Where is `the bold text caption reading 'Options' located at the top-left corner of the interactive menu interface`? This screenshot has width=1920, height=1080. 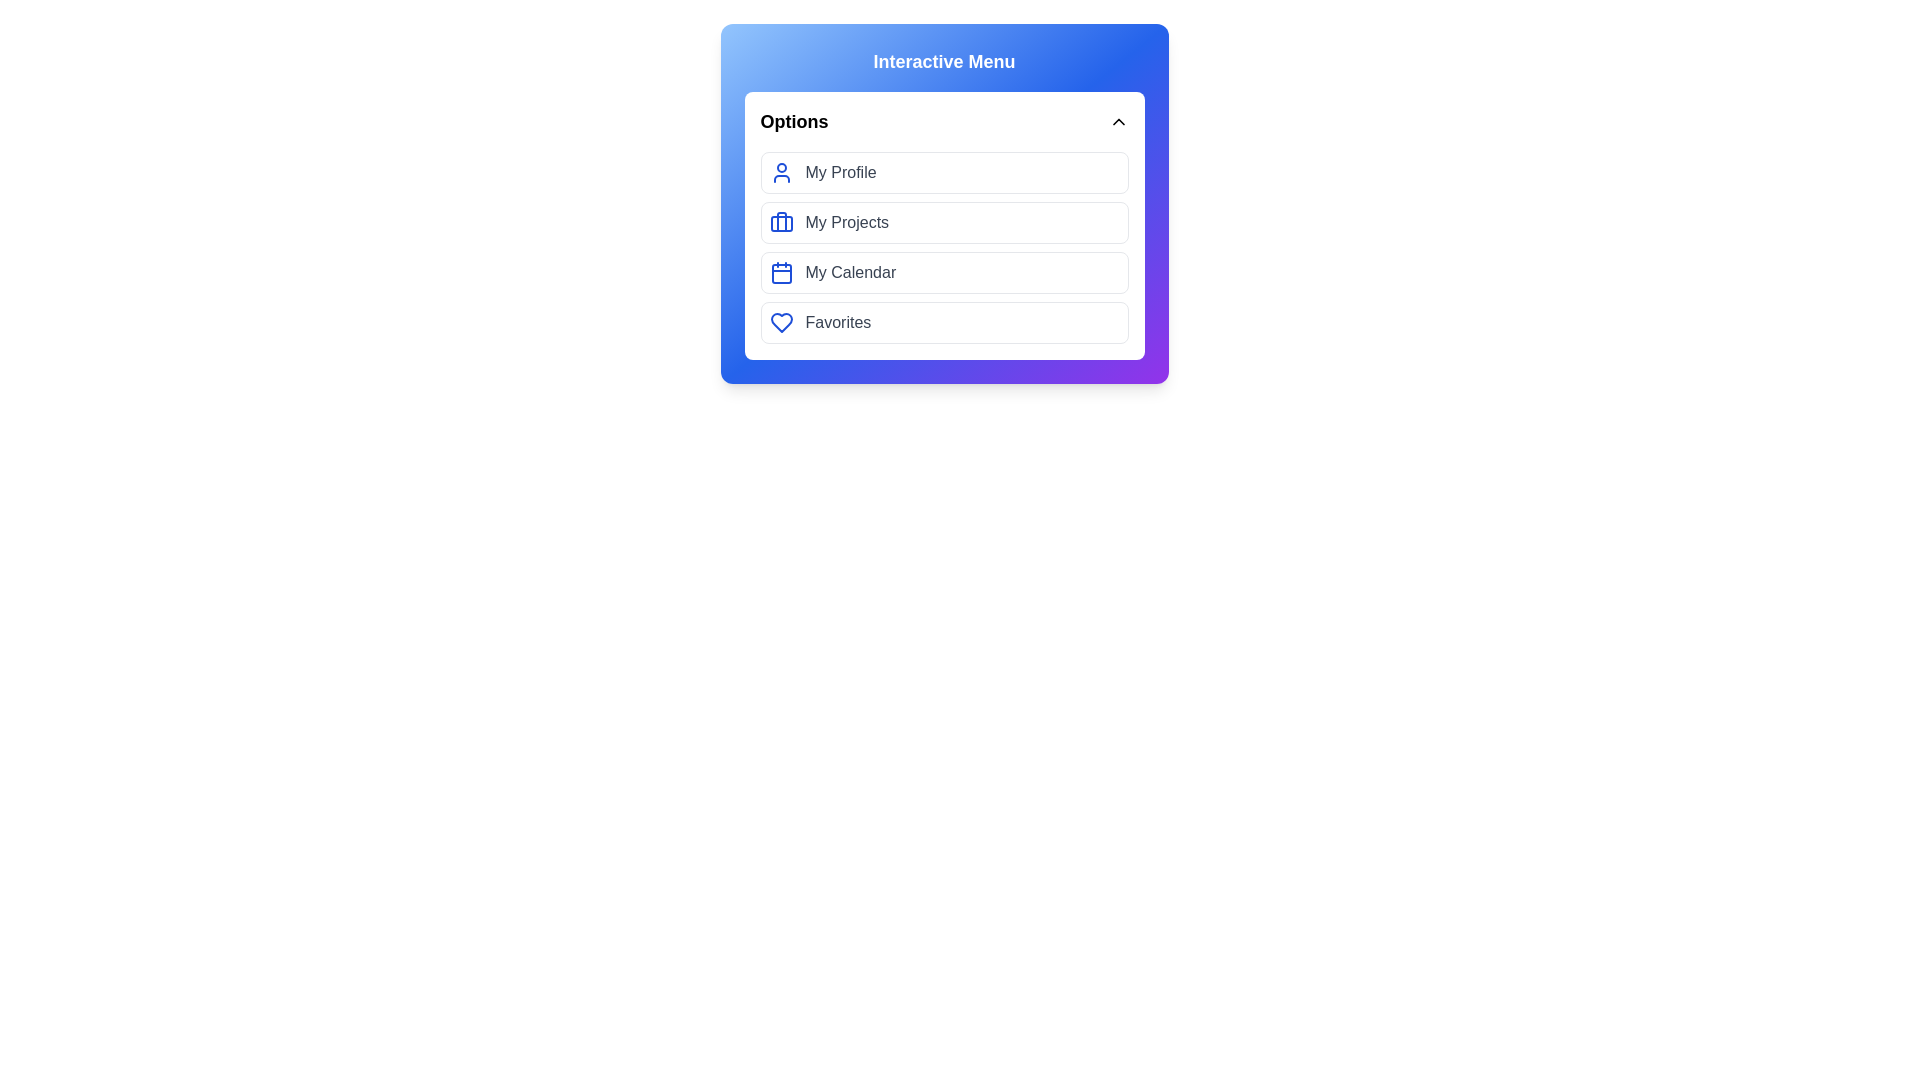 the bold text caption reading 'Options' located at the top-left corner of the interactive menu interface is located at coordinates (793, 122).